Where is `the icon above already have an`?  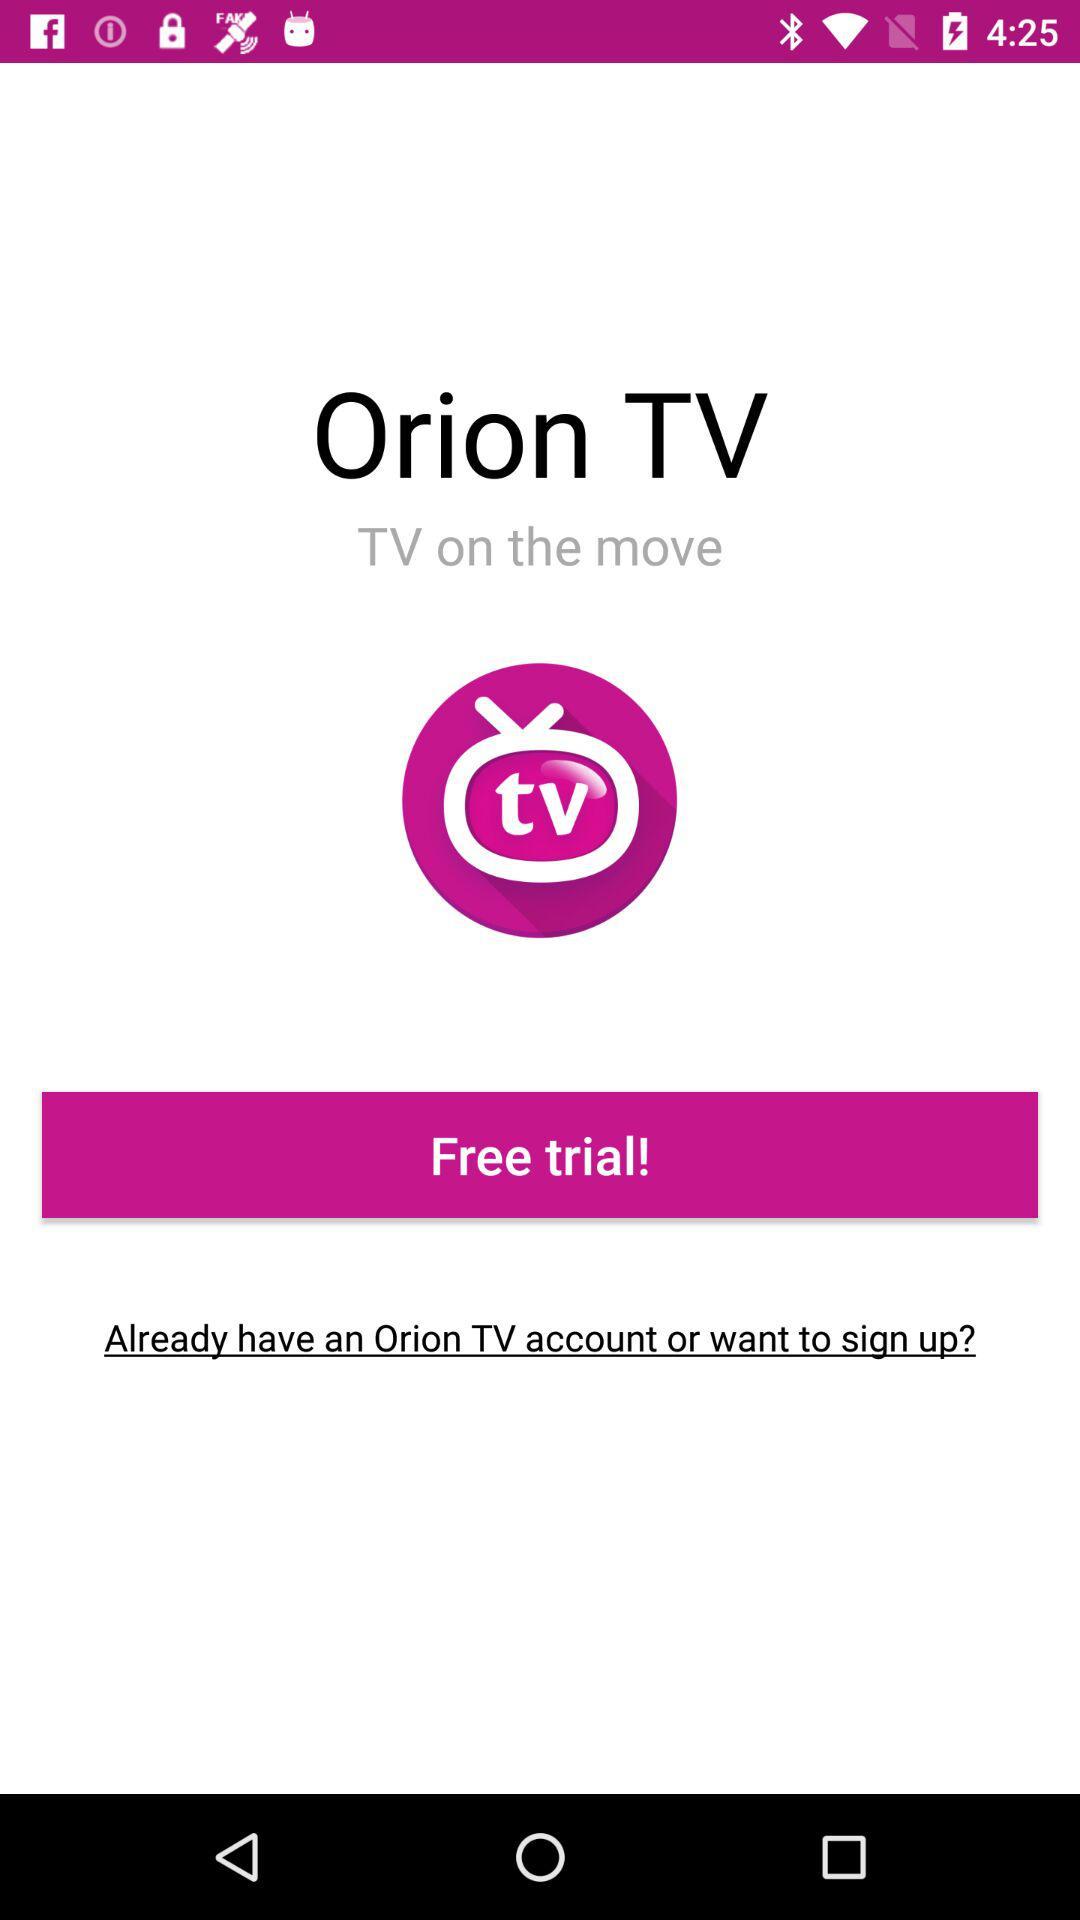 the icon above already have an is located at coordinates (540, 1155).